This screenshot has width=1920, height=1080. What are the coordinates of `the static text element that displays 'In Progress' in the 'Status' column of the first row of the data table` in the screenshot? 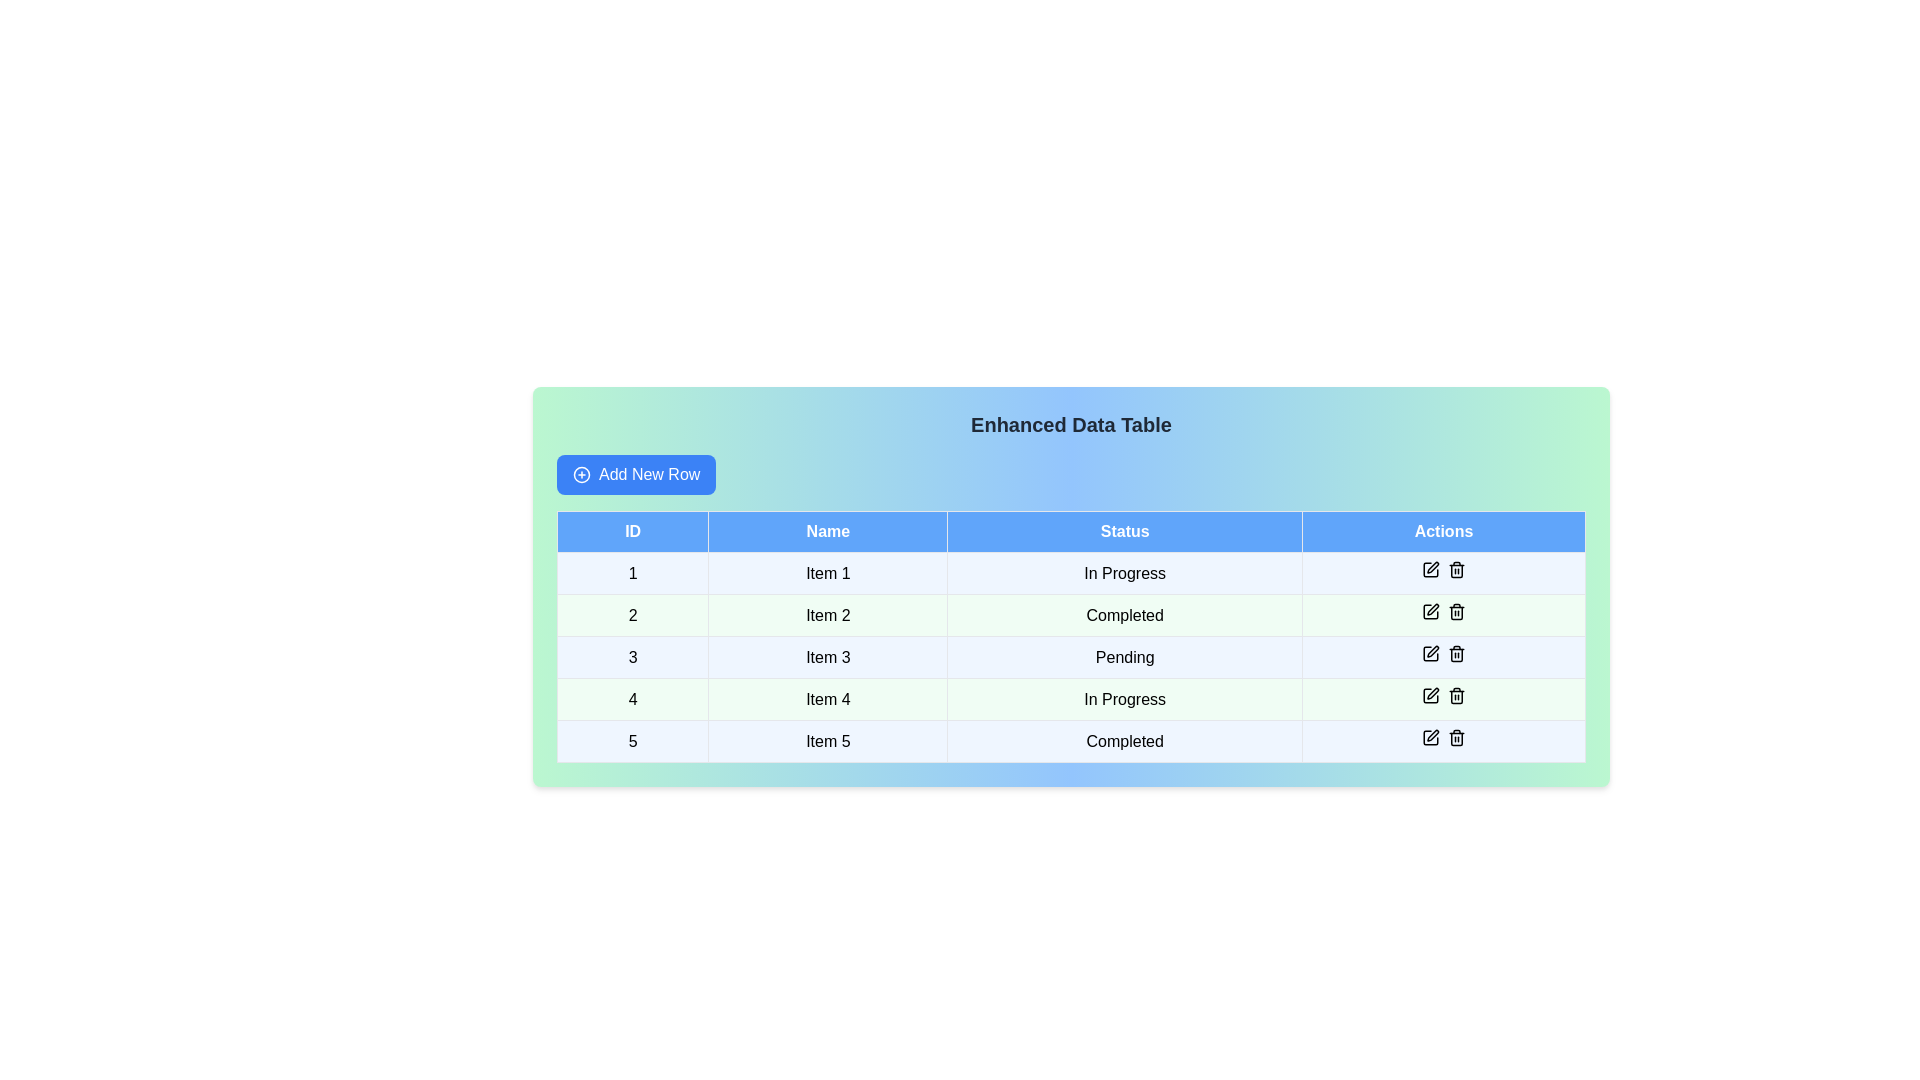 It's located at (1125, 573).